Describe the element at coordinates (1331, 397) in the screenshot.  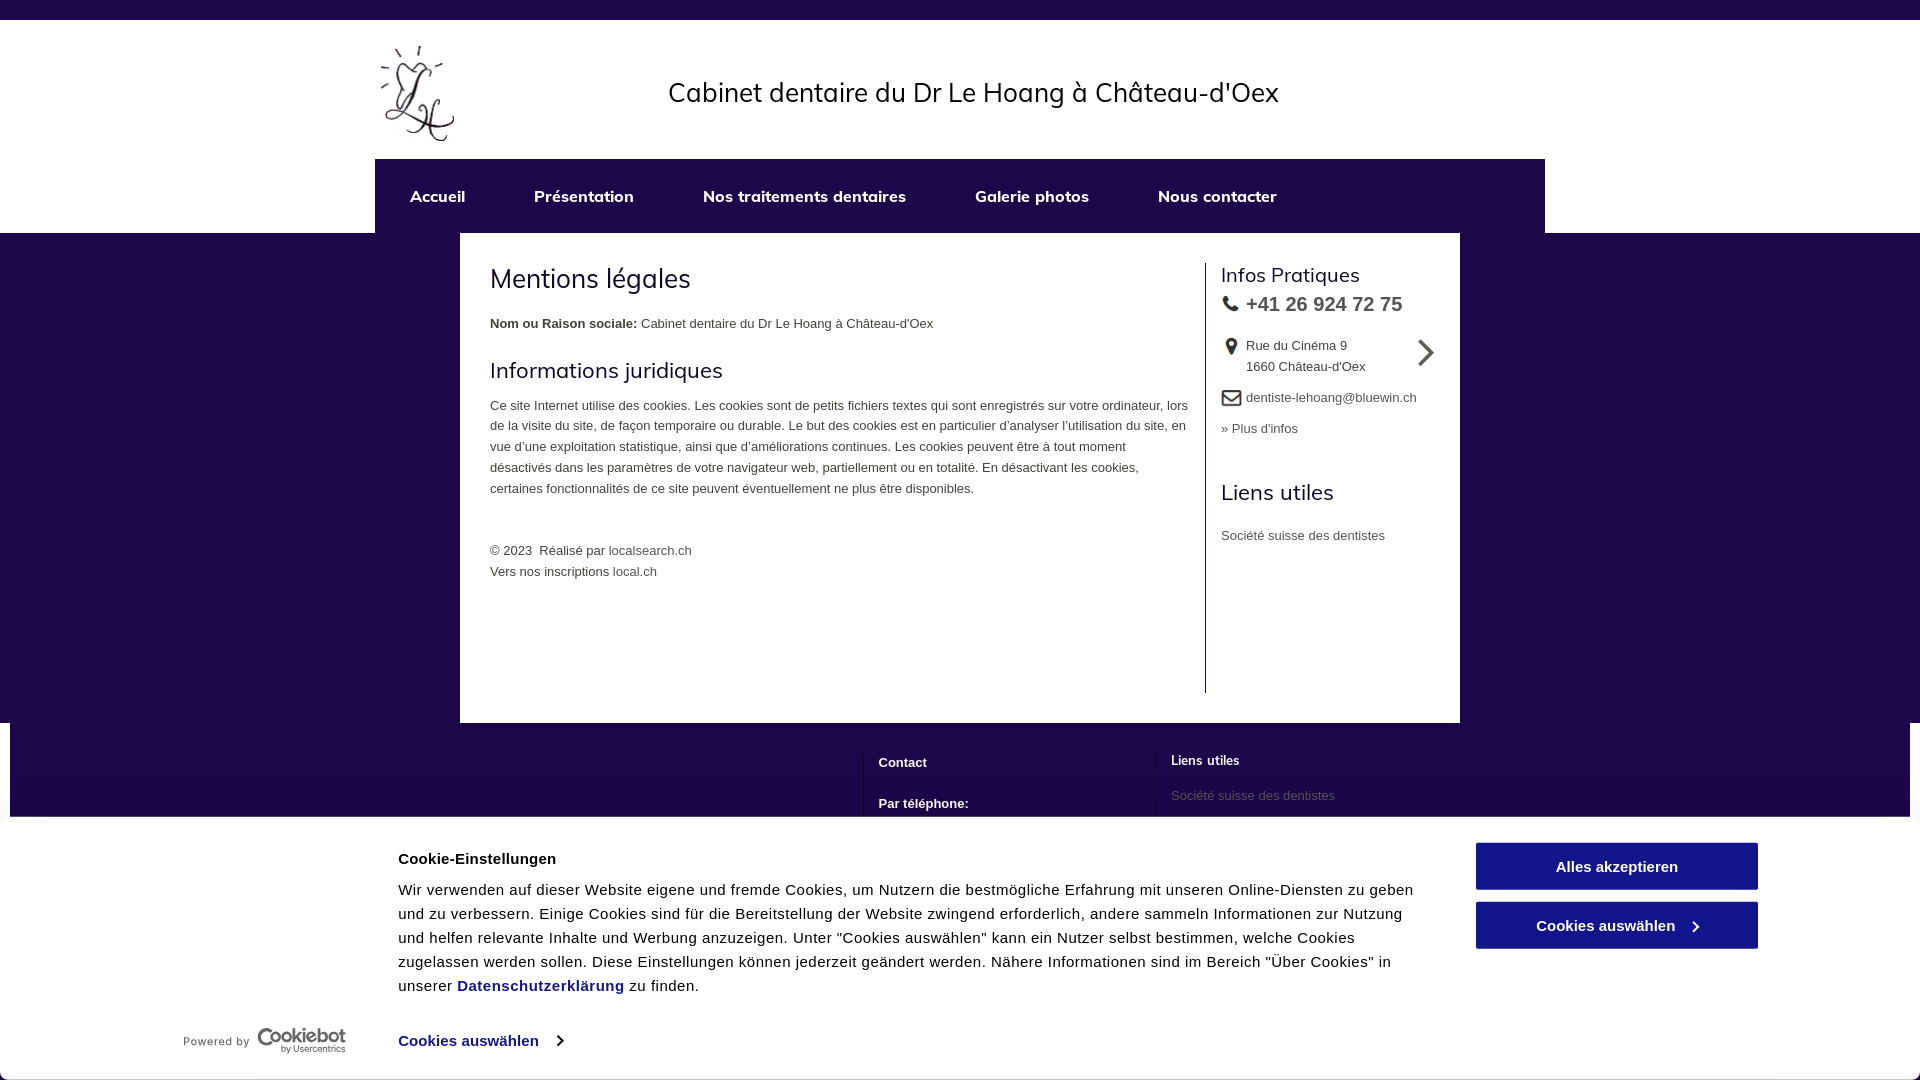
I see `'dentiste-lehoang@bluewin.ch'` at that location.